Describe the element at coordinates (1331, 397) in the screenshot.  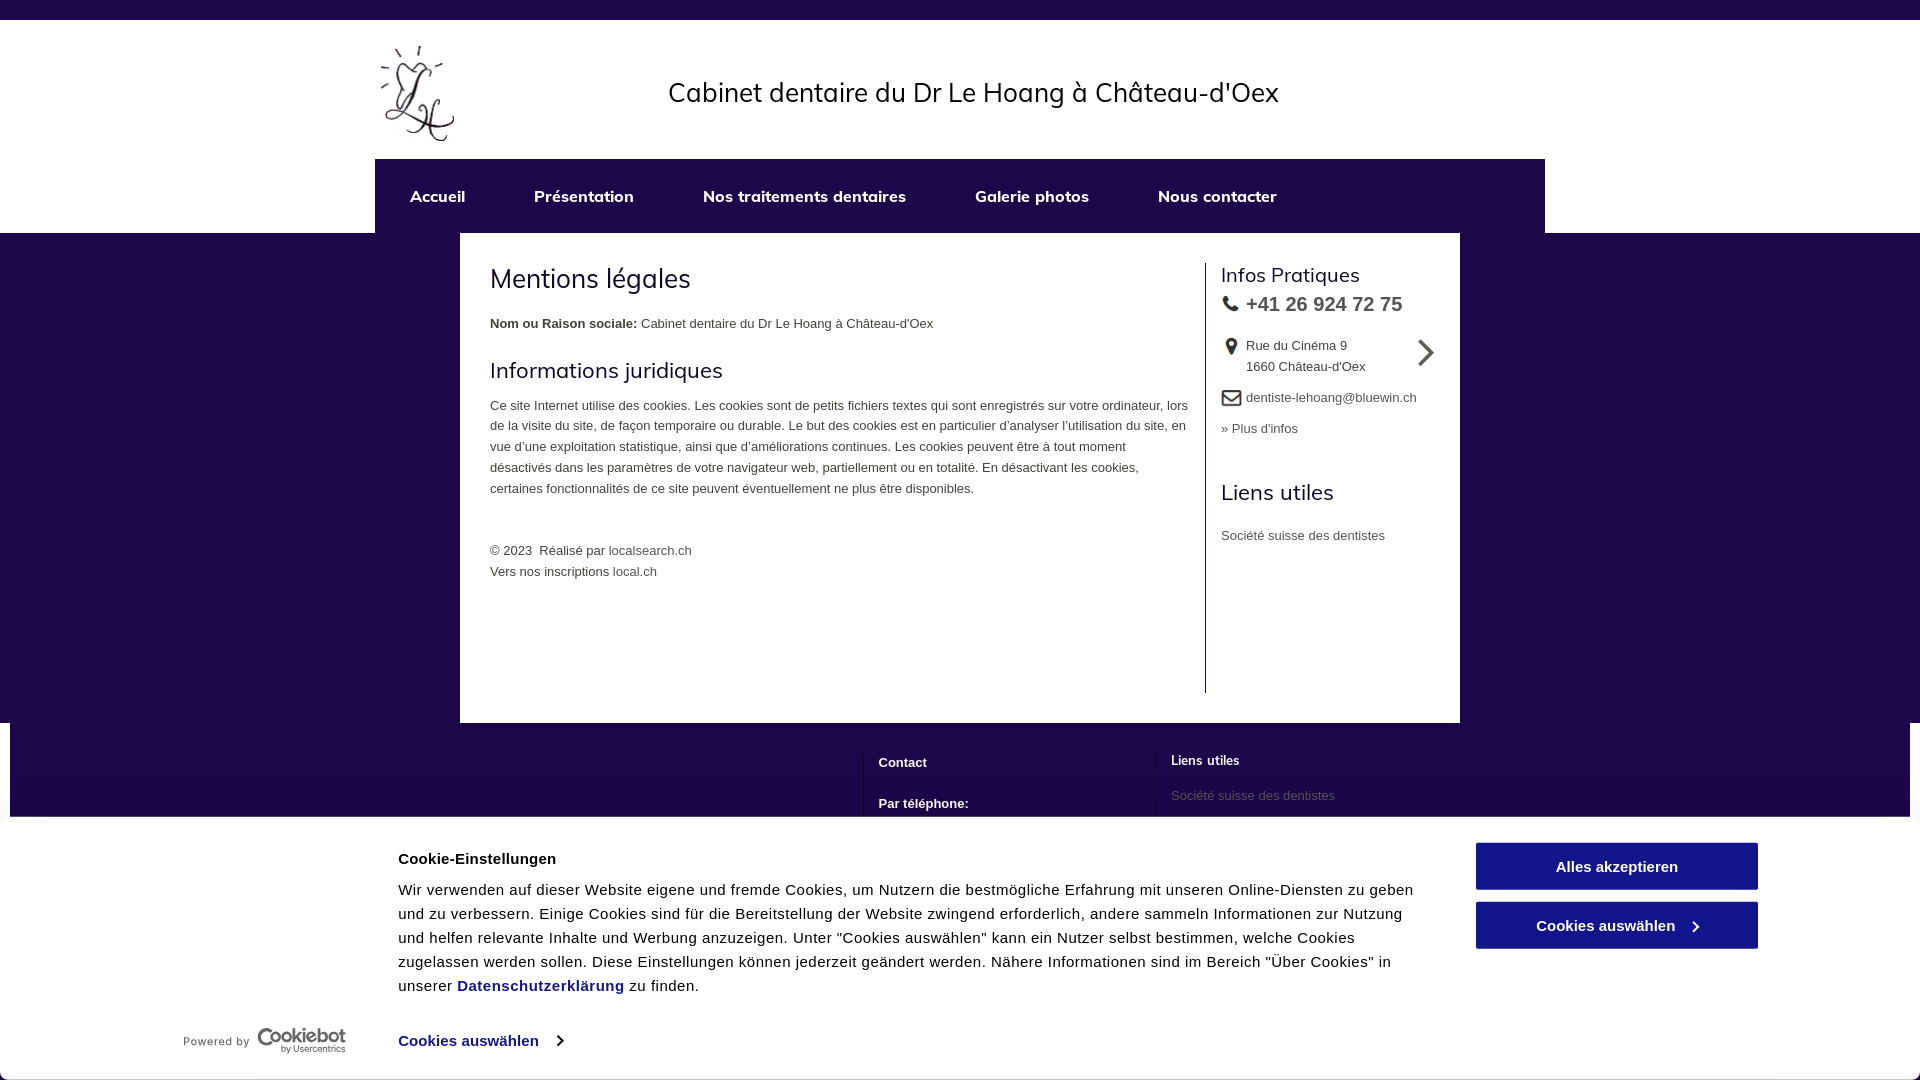
I see `'dentiste-lehoang@bluewin.ch'` at that location.